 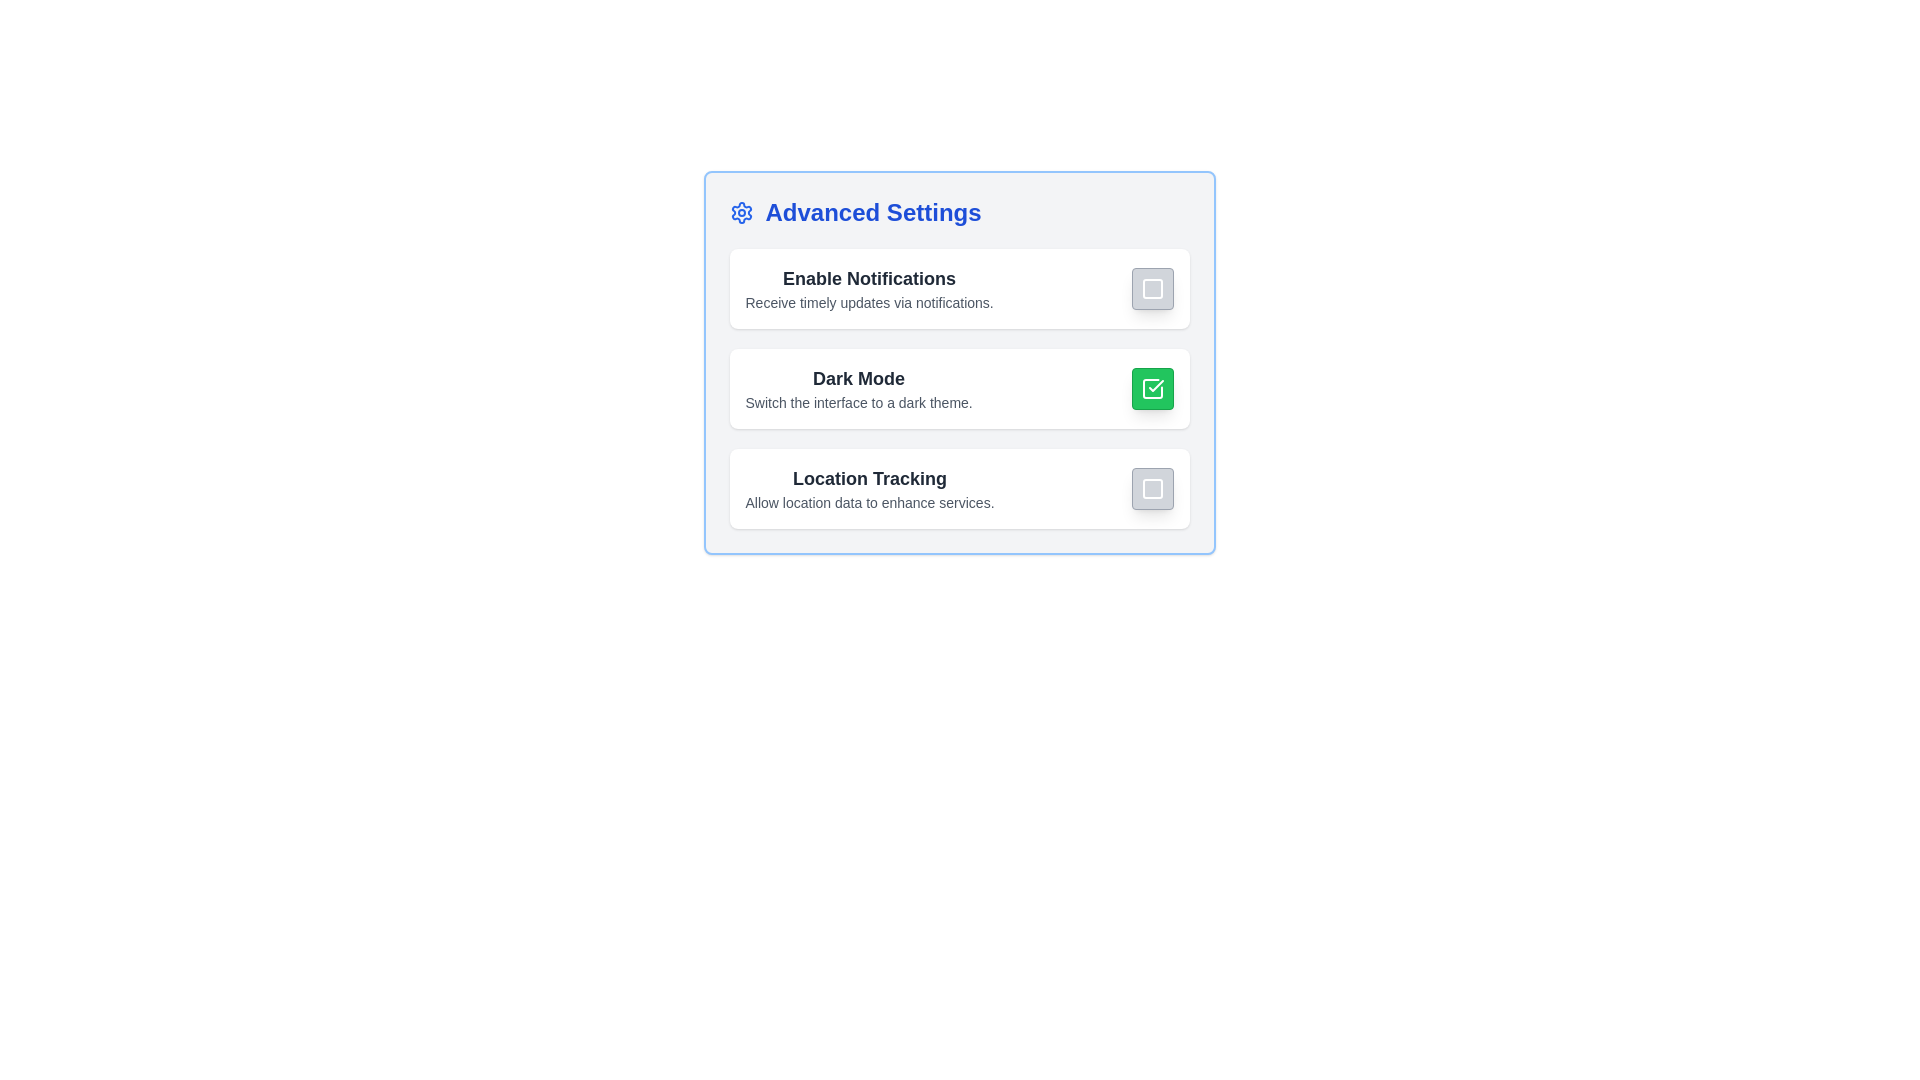 What do you see at coordinates (859, 402) in the screenshot?
I see `the text element that says 'Switch the interface to a dark theme,' which is located below the title 'Dark Mode' in the advanced settings section` at bounding box center [859, 402].